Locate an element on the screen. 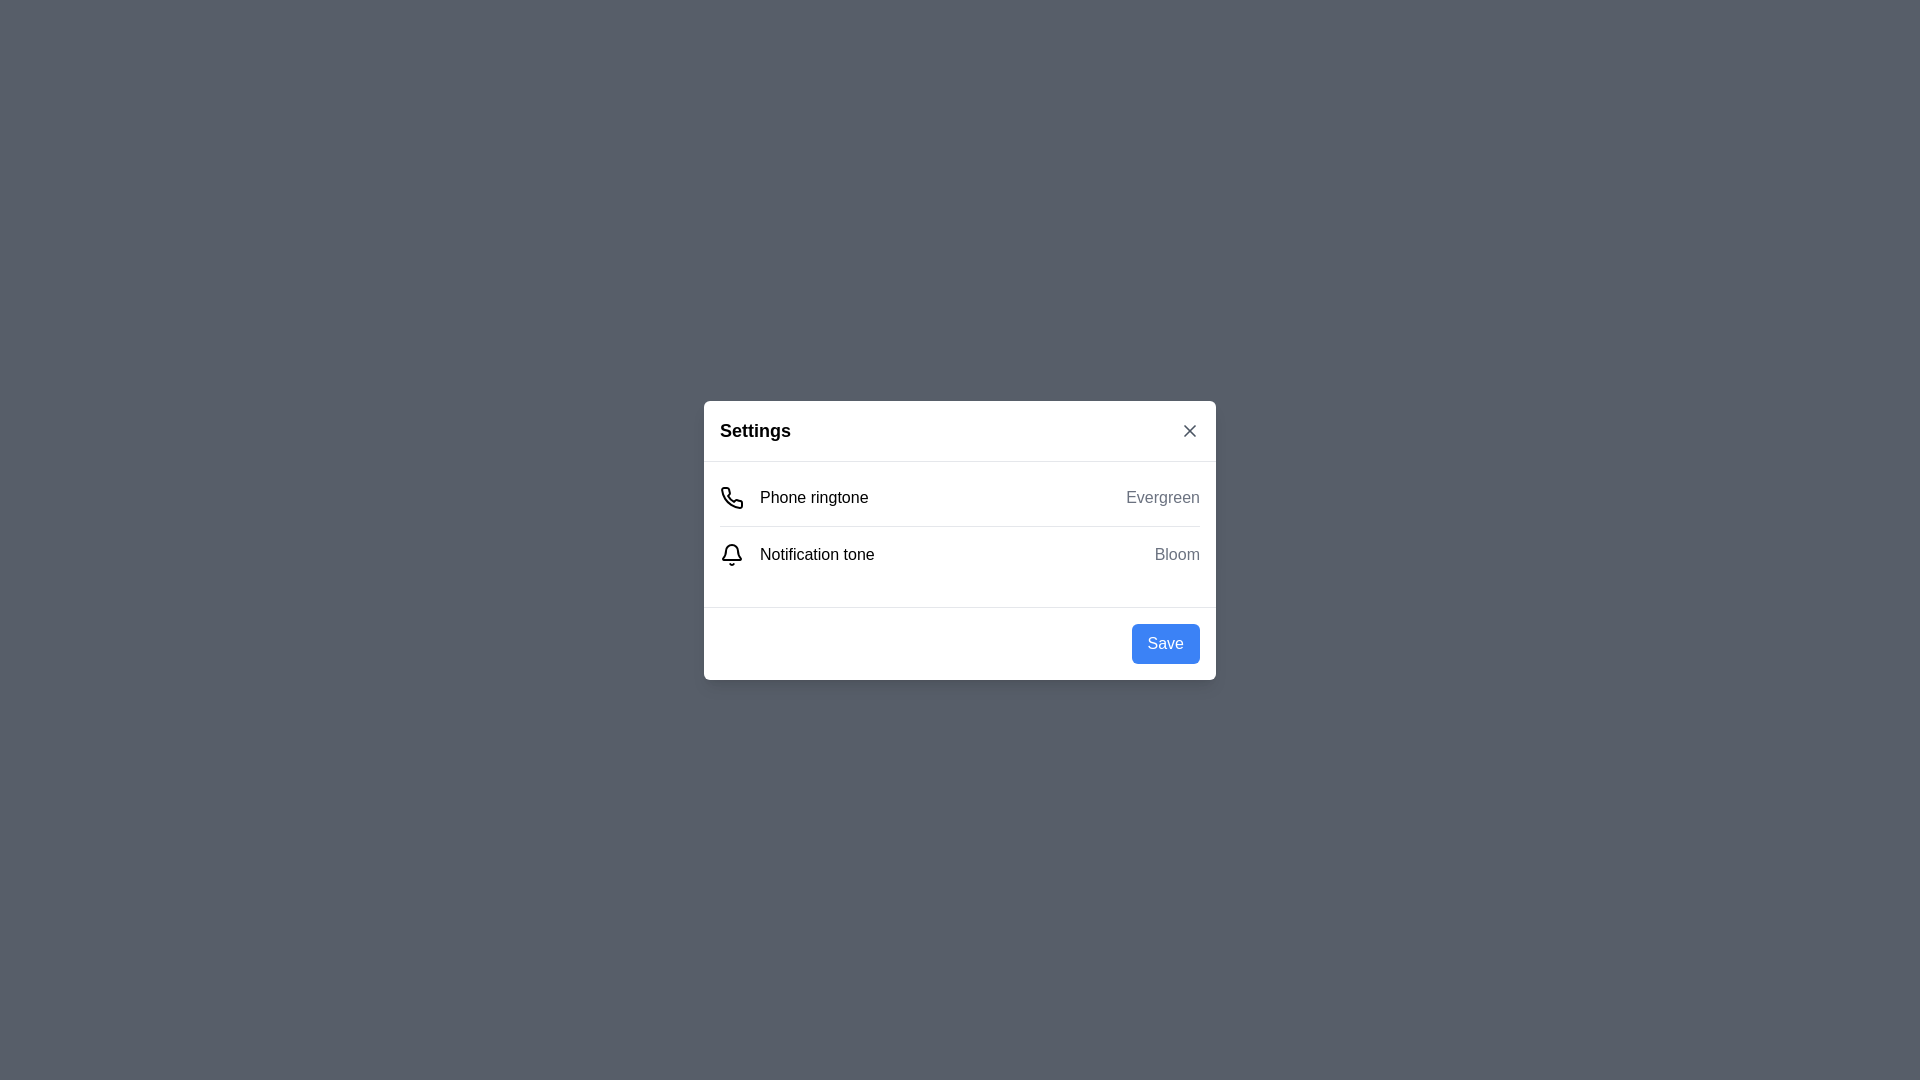  the small stylized telephone receiver icon, which is located at the far left side of the 'Phone ringtone' row in the settings interface is located at coordinates (730, 496).